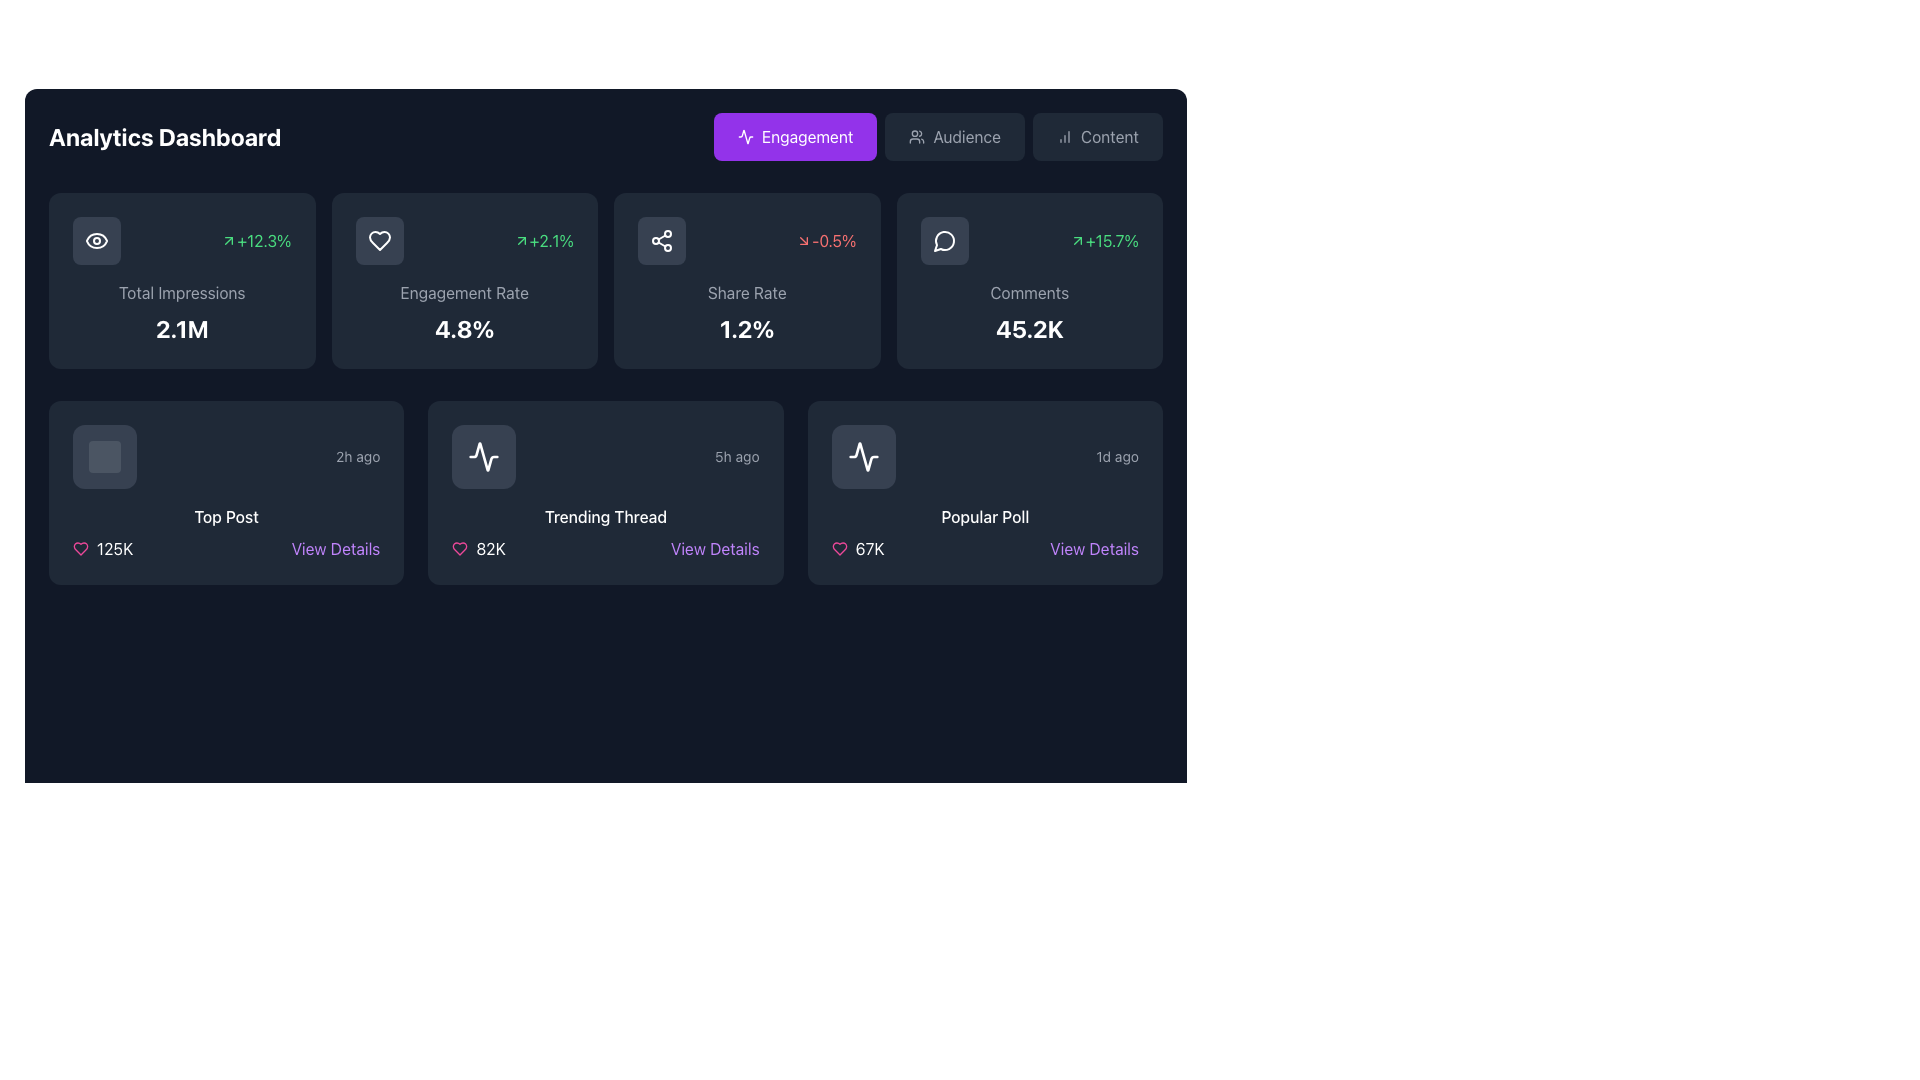 The width and height of the screenshot is (1920, 1080). I want to click on the Text label that indicates the share rate of the analytics dashboard, which is located in the 'Share Rate' section, below the share icon and percentage rate '-0.5%', and above the metric value '1.2%.', so click(746, 293).